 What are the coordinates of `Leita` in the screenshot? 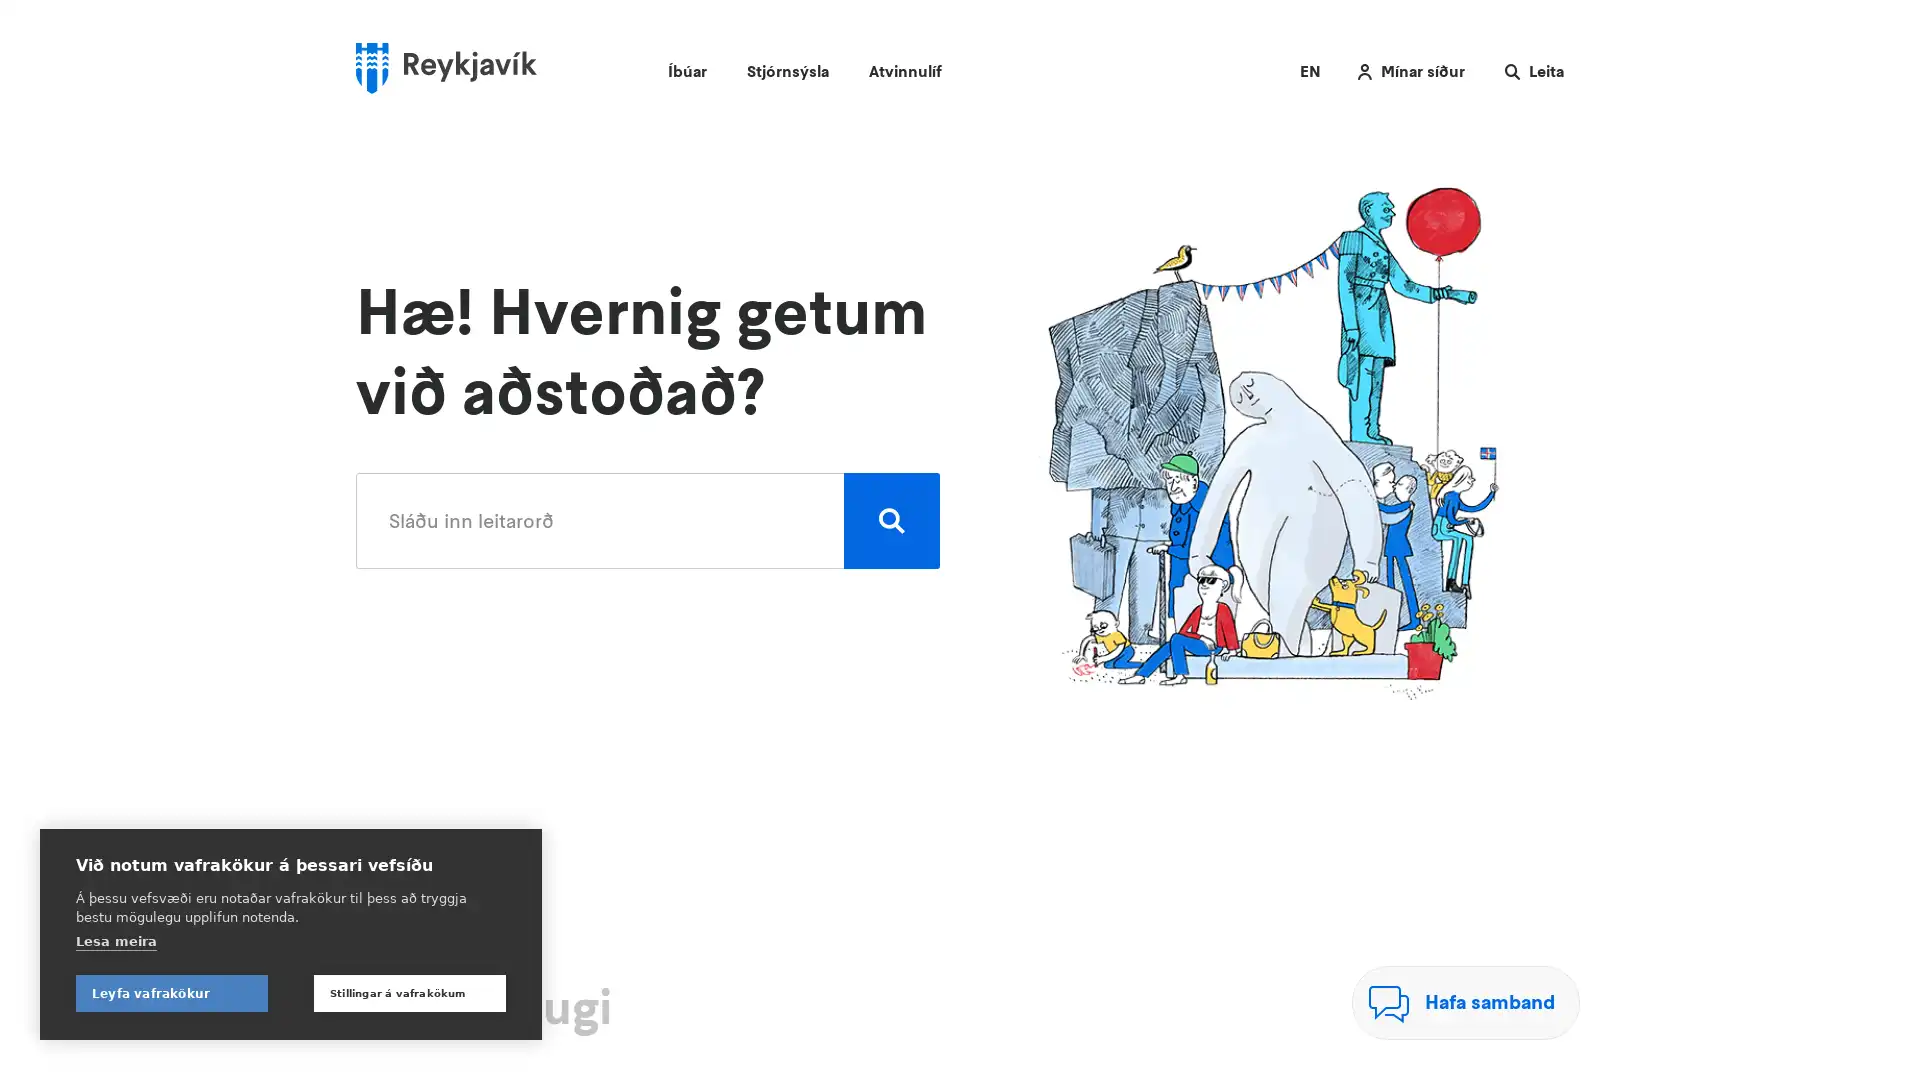 It's located at (891, 519).